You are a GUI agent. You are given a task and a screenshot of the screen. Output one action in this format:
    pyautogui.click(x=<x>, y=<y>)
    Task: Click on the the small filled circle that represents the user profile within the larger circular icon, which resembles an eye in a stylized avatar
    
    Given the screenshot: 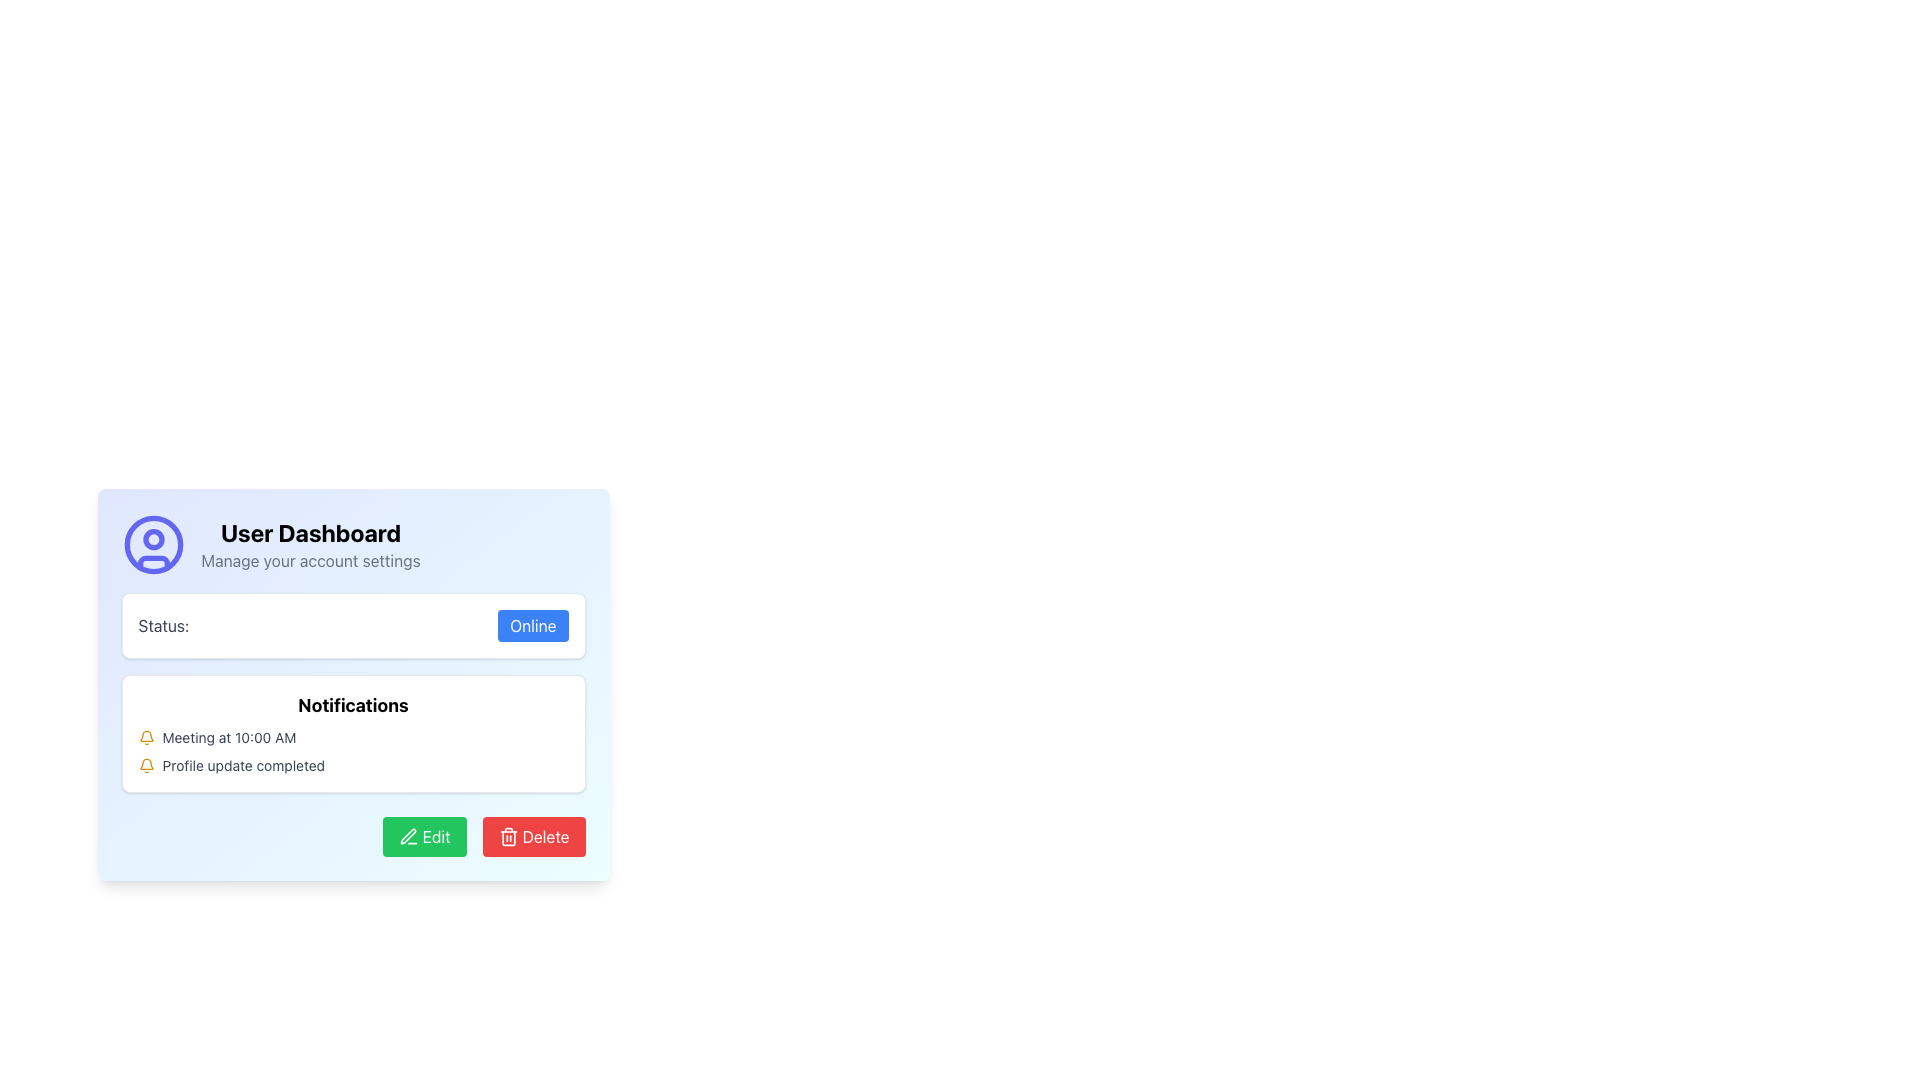 What is the action you would take?
    pyautogui.click(x=152, y=538)
    